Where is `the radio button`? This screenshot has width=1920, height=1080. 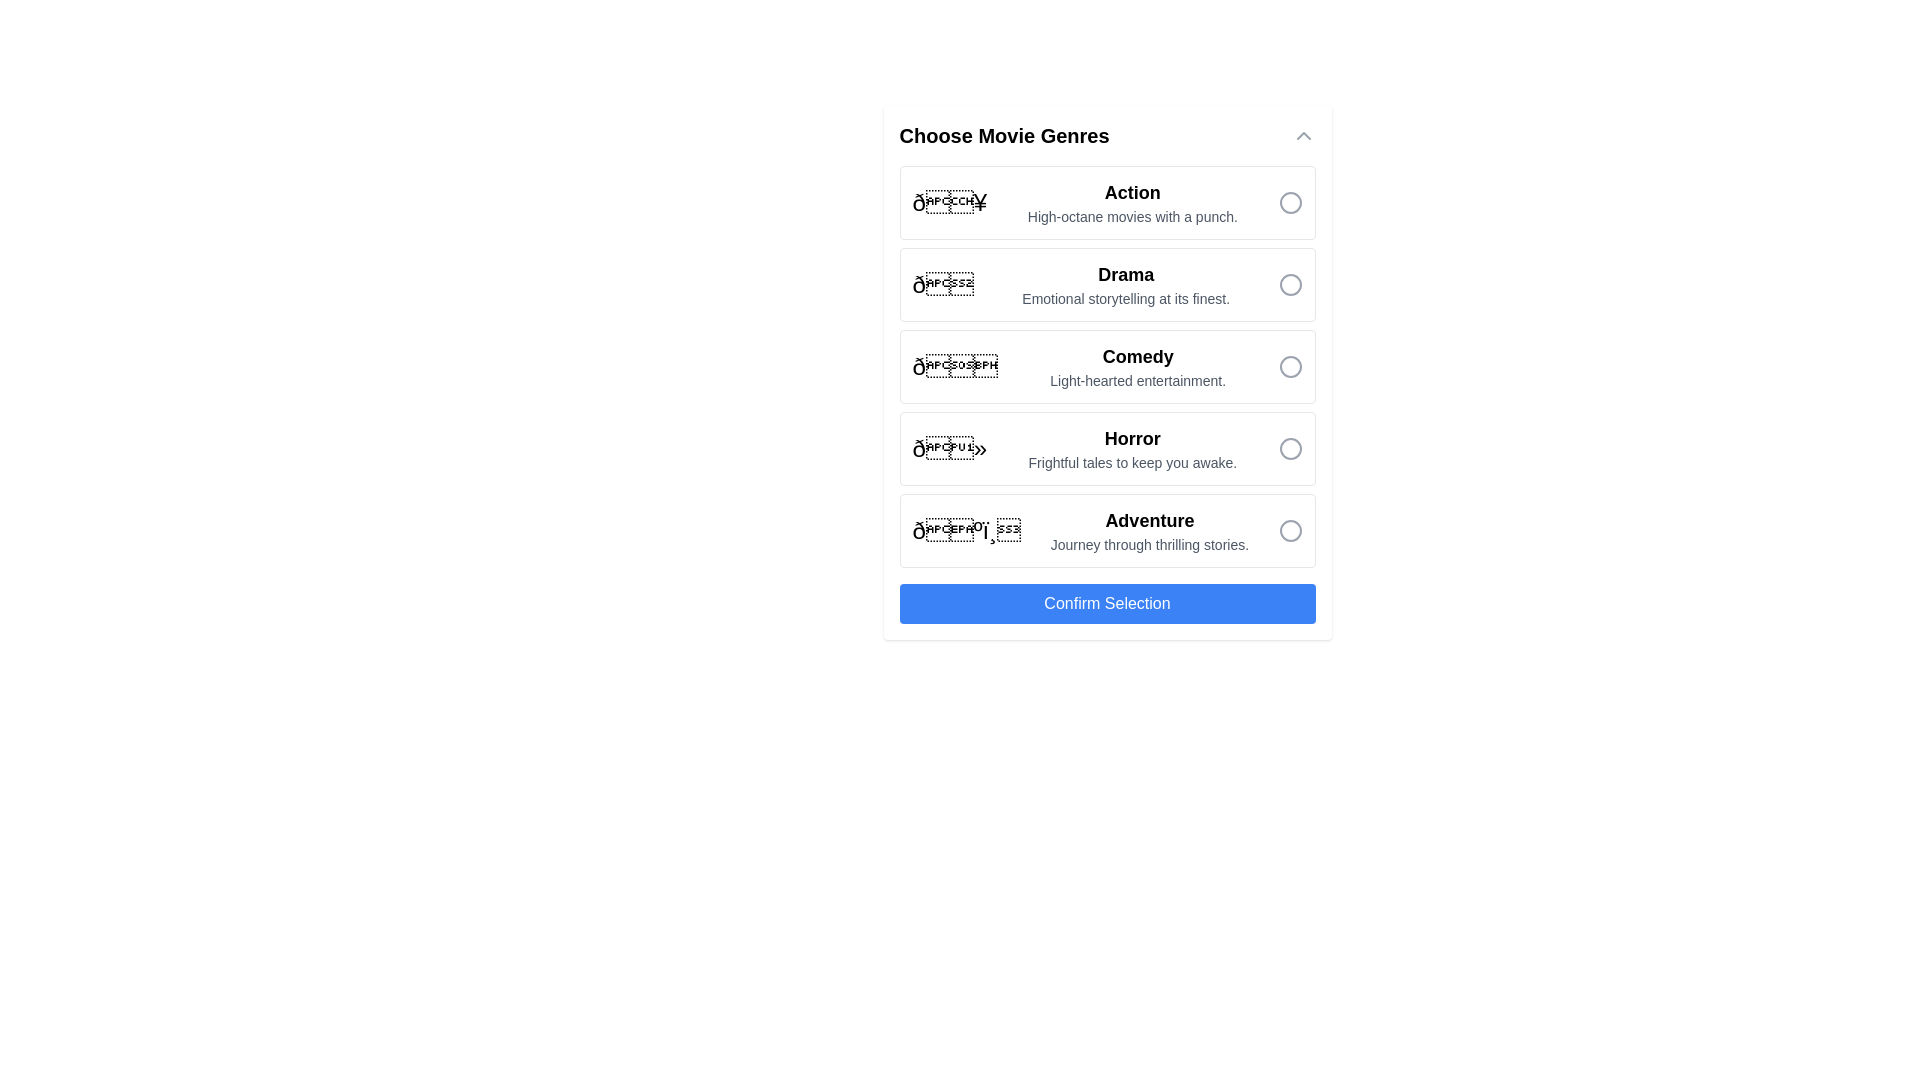
the radio button is located at coordinates (1290, 530).